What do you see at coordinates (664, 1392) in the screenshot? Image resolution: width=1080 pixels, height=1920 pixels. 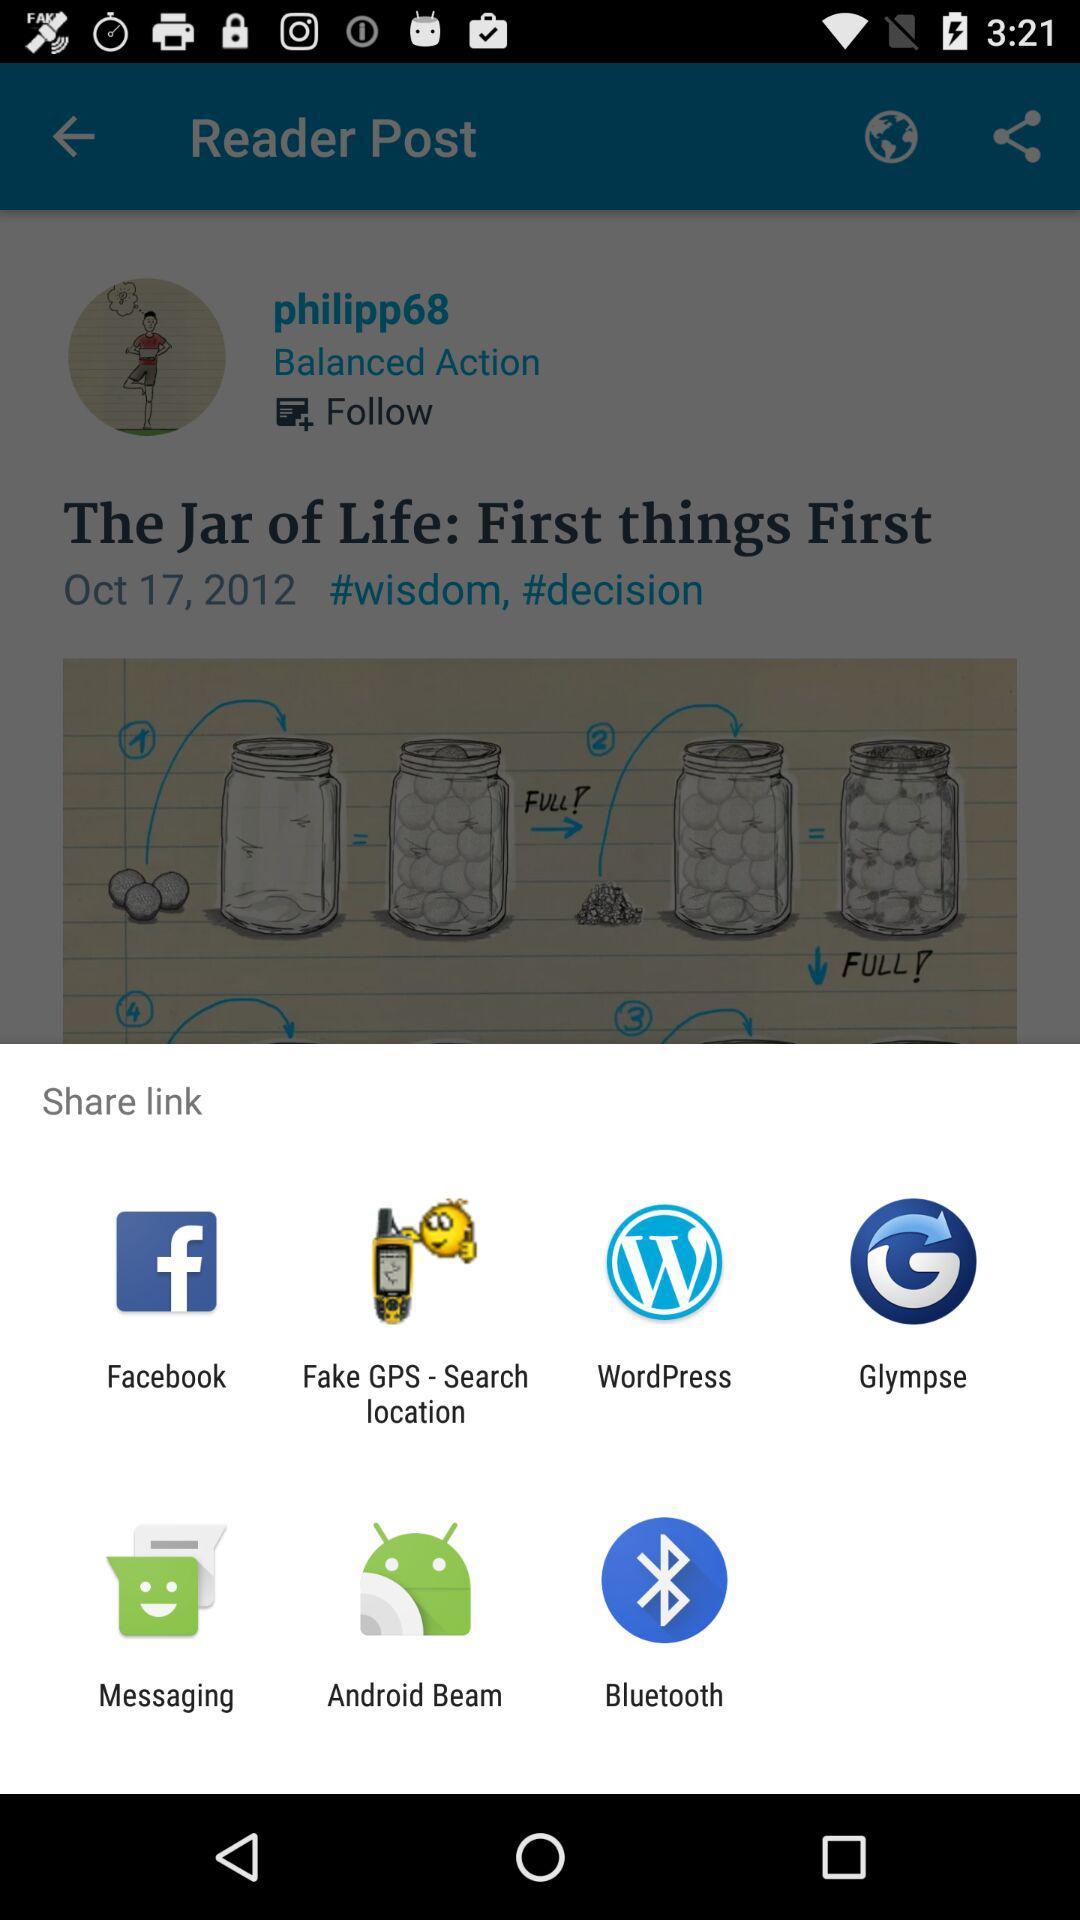 I see `wordpress app` at bounding box center [664, 1392].